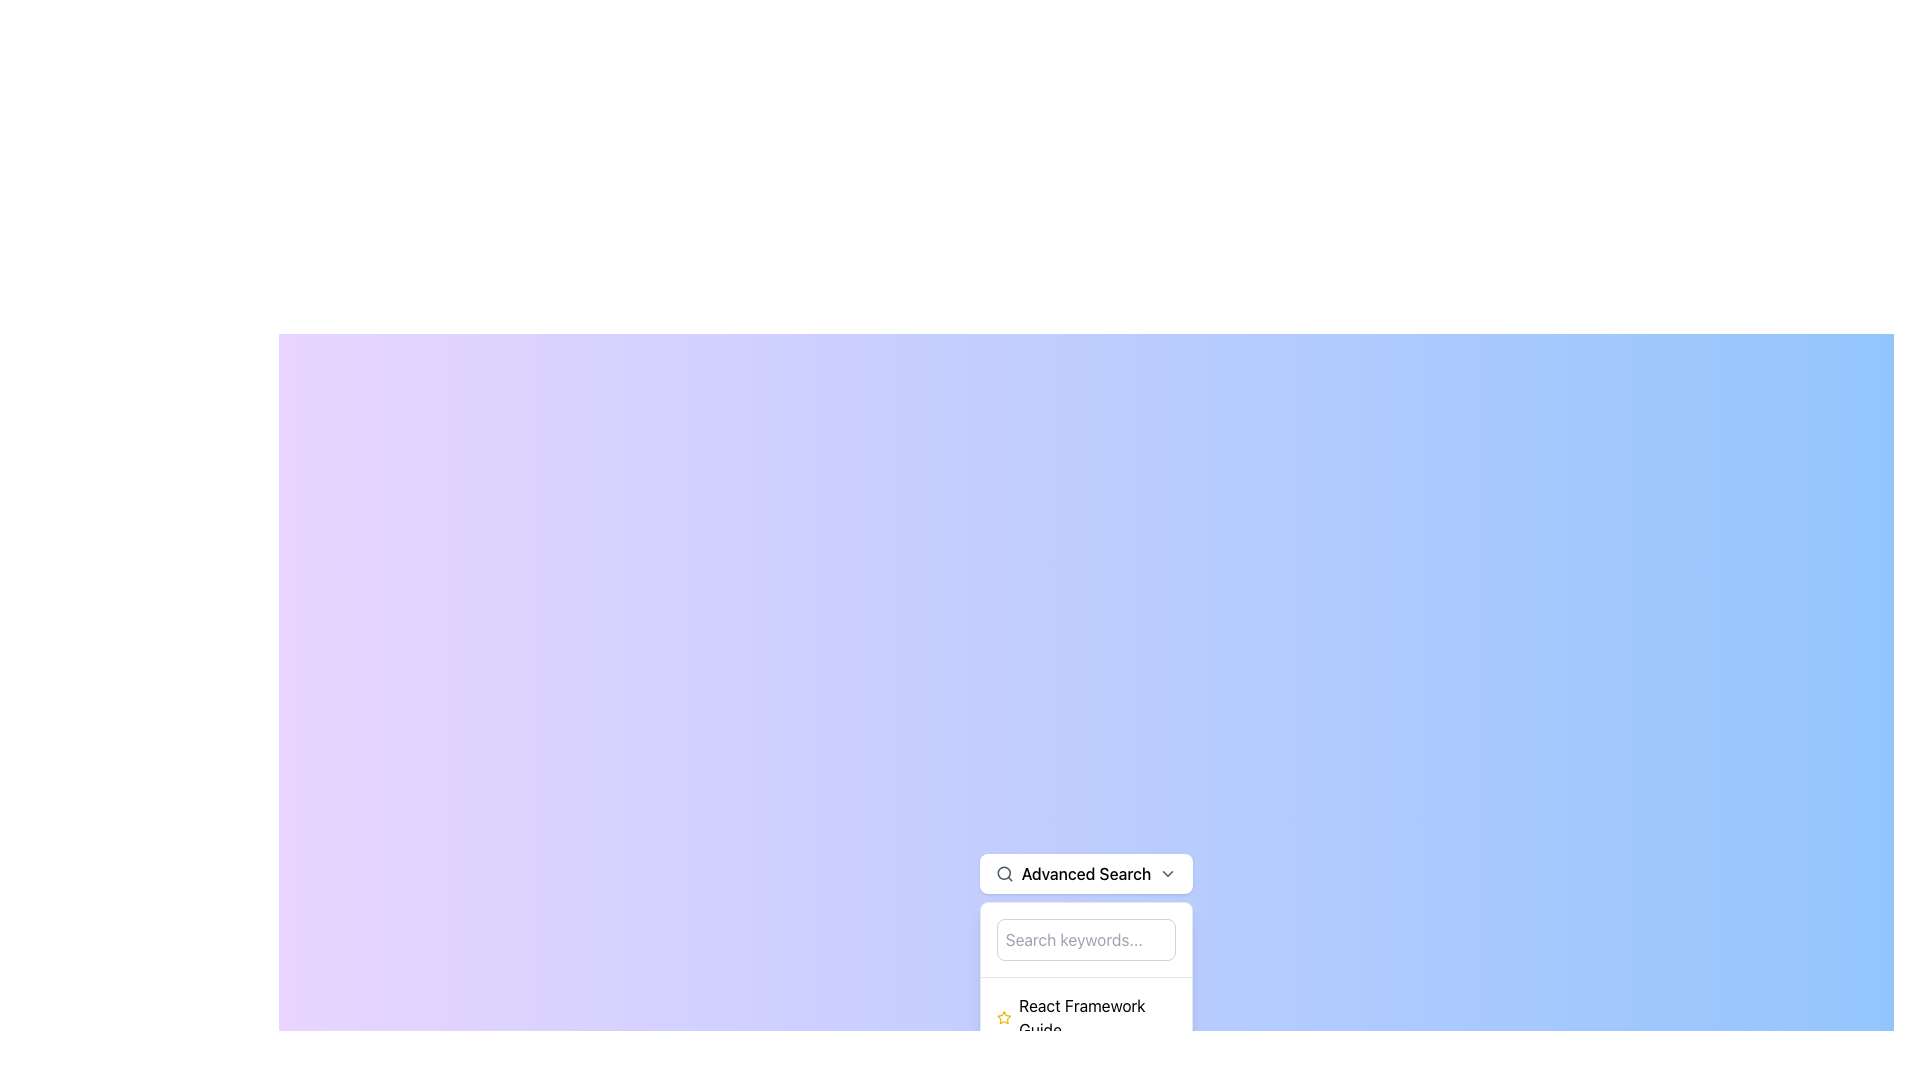 The height and width of the screenshot is (1080, 1920). Describe the element at coordinates (1085, 940) in the screenshot. I see `the Text Input Field located in the dropdown component under the 'Advanced Search' title, which allows users to input and search for keywords` at that location.